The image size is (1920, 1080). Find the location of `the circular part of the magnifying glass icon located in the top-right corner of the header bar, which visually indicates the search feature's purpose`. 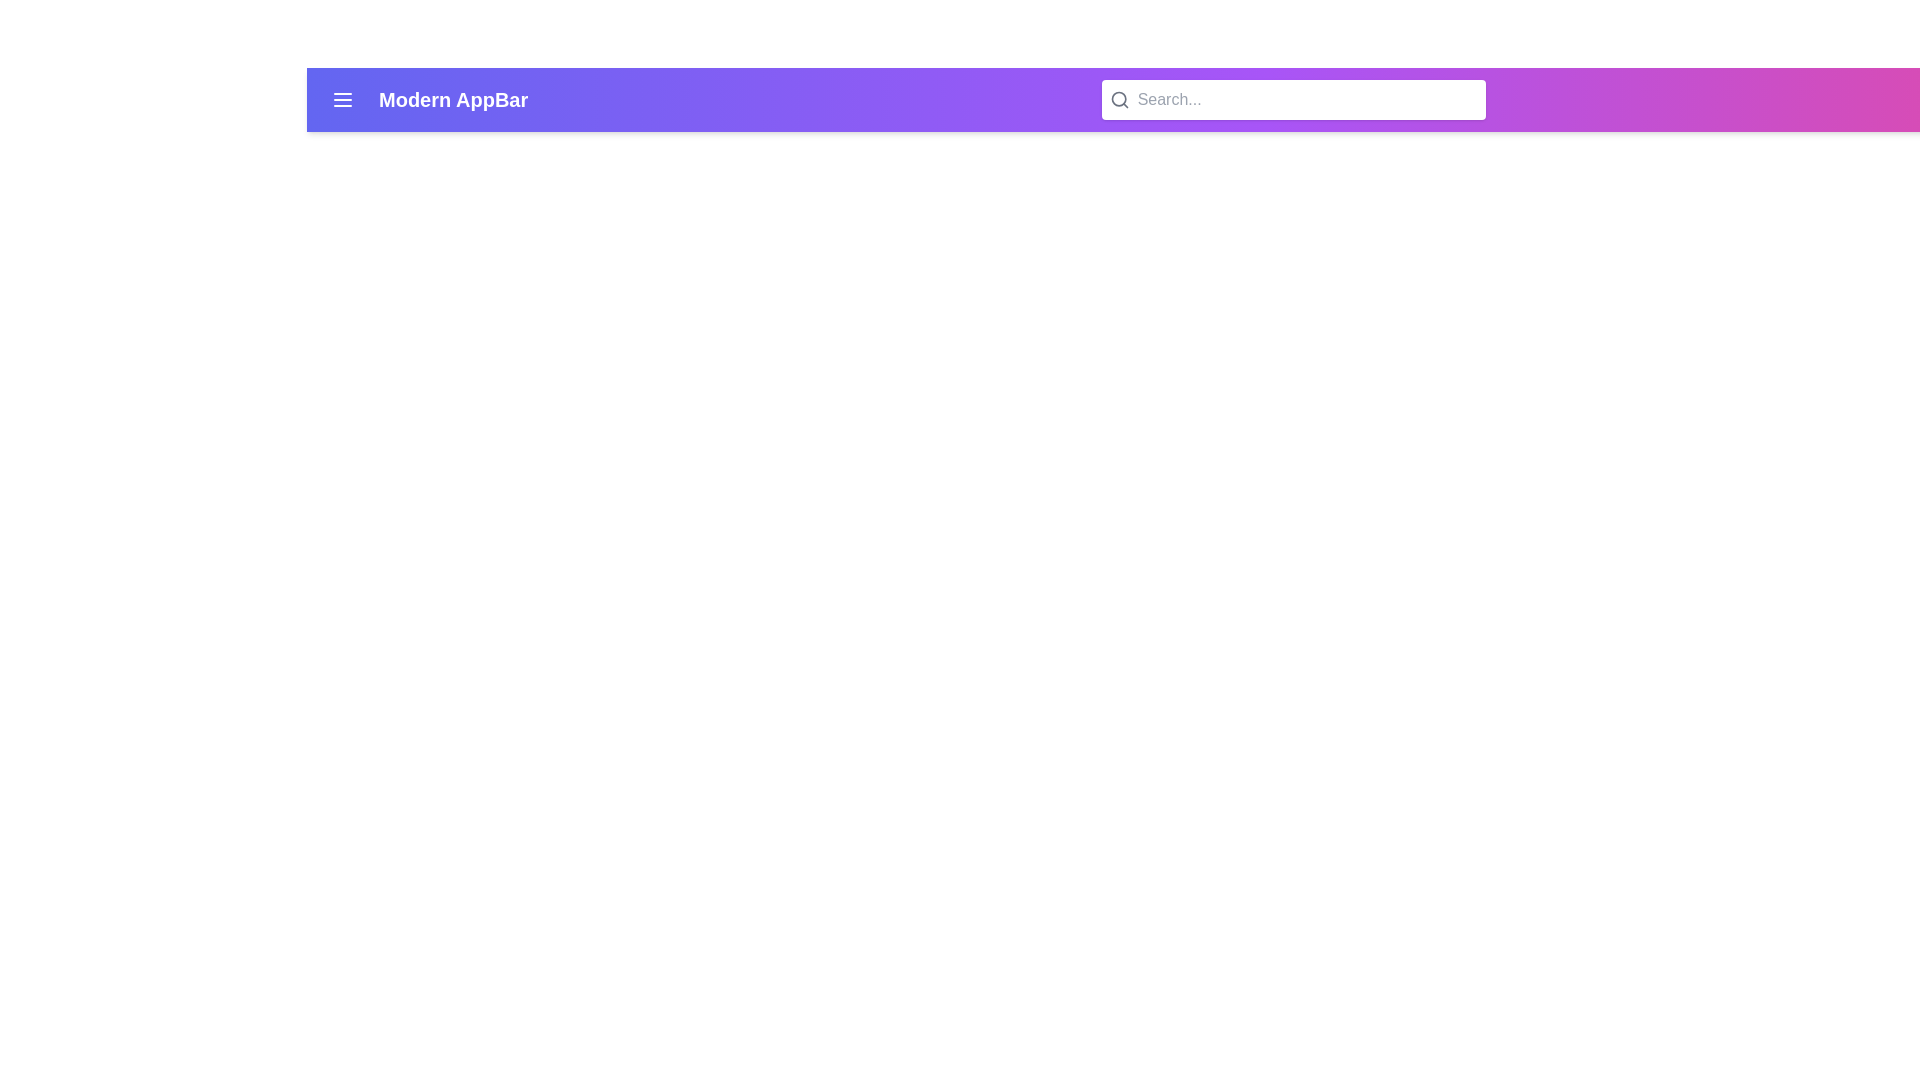

the circular part of the magnifying glass icon located in the top-right corner of the header bar, which visually indicates the search feature's purpose is located at coordinates (1117, 99).